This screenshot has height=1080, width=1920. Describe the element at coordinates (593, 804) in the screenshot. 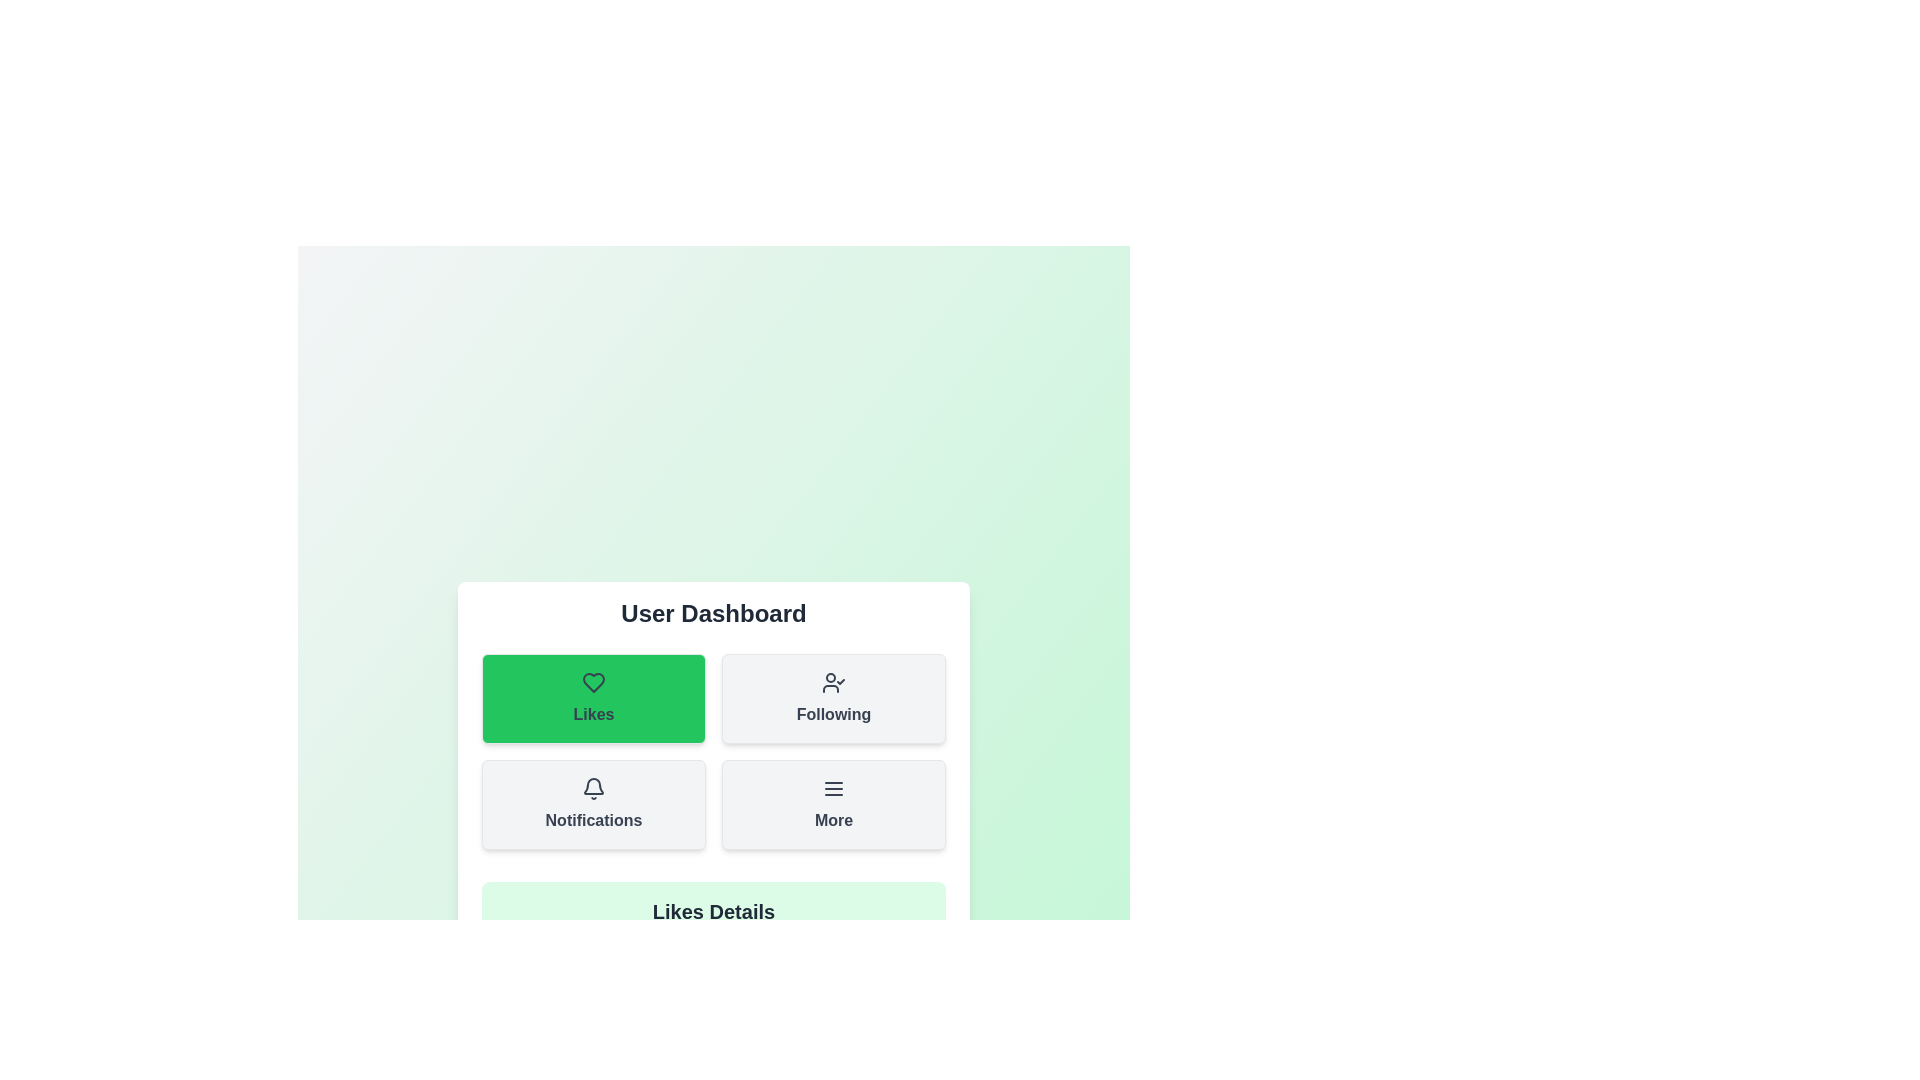

I see `the button labeled 'Notifications' to observe its animation` at that location.